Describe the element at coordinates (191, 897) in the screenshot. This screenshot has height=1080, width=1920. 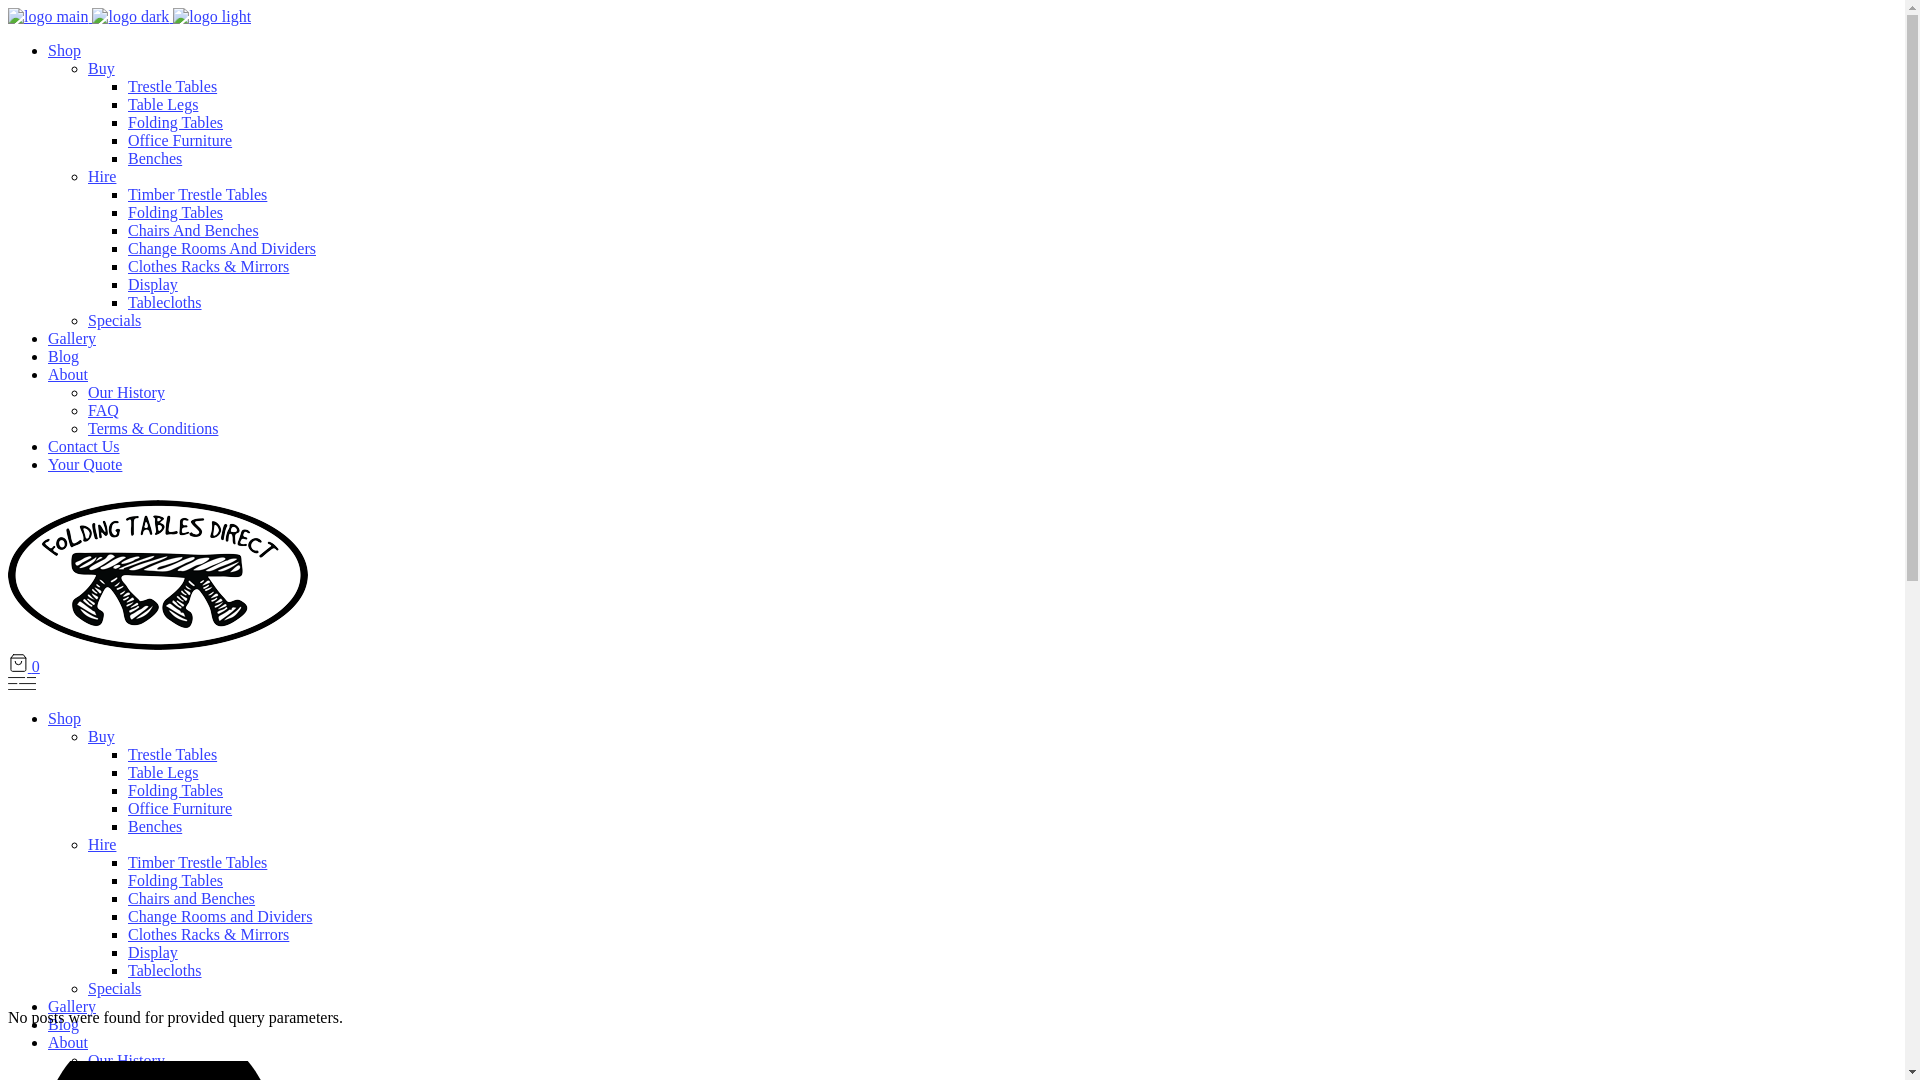
I see `'Chairs and Benches'` at that location.